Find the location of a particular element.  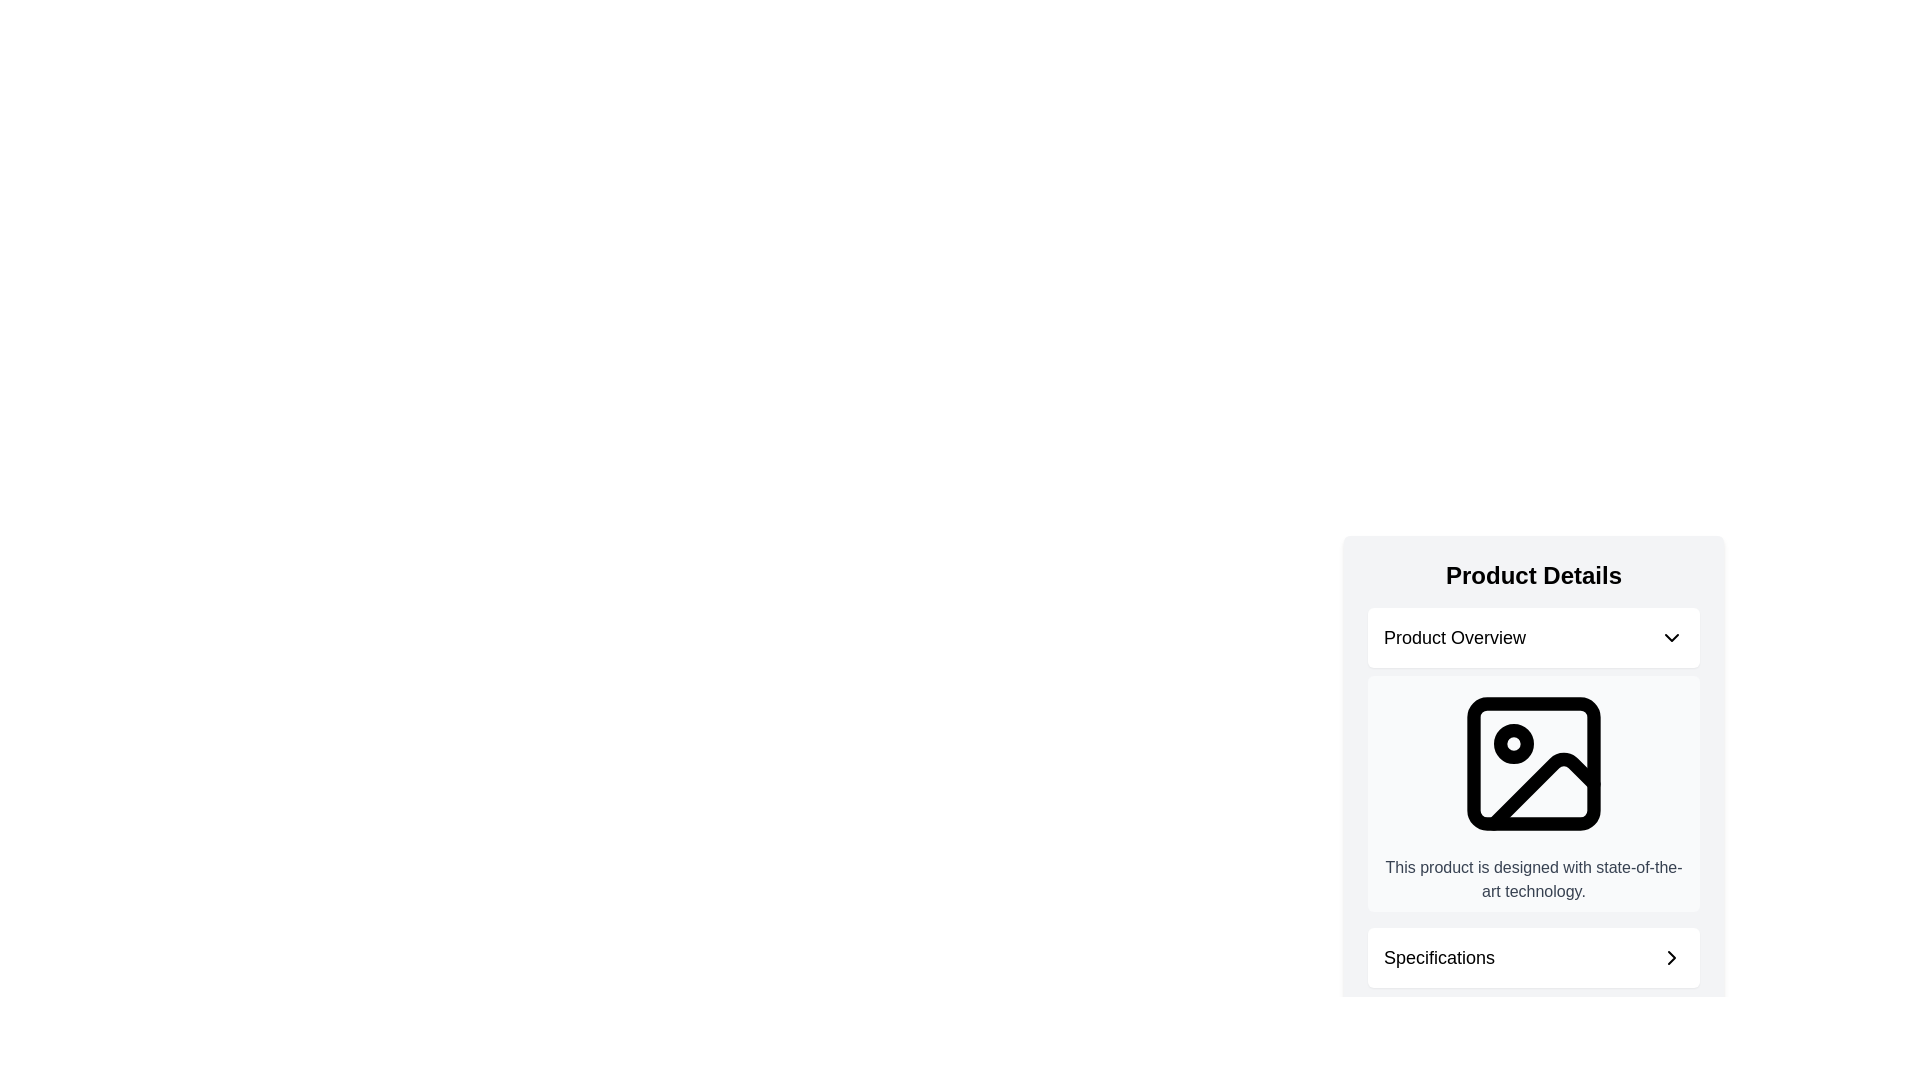

the descriptive text about the product's features located at the bottom of the 'Product Details' section, specifically under 'Product Overview', positioned directly underneath an image icon is located at coordinates (1533, 878).